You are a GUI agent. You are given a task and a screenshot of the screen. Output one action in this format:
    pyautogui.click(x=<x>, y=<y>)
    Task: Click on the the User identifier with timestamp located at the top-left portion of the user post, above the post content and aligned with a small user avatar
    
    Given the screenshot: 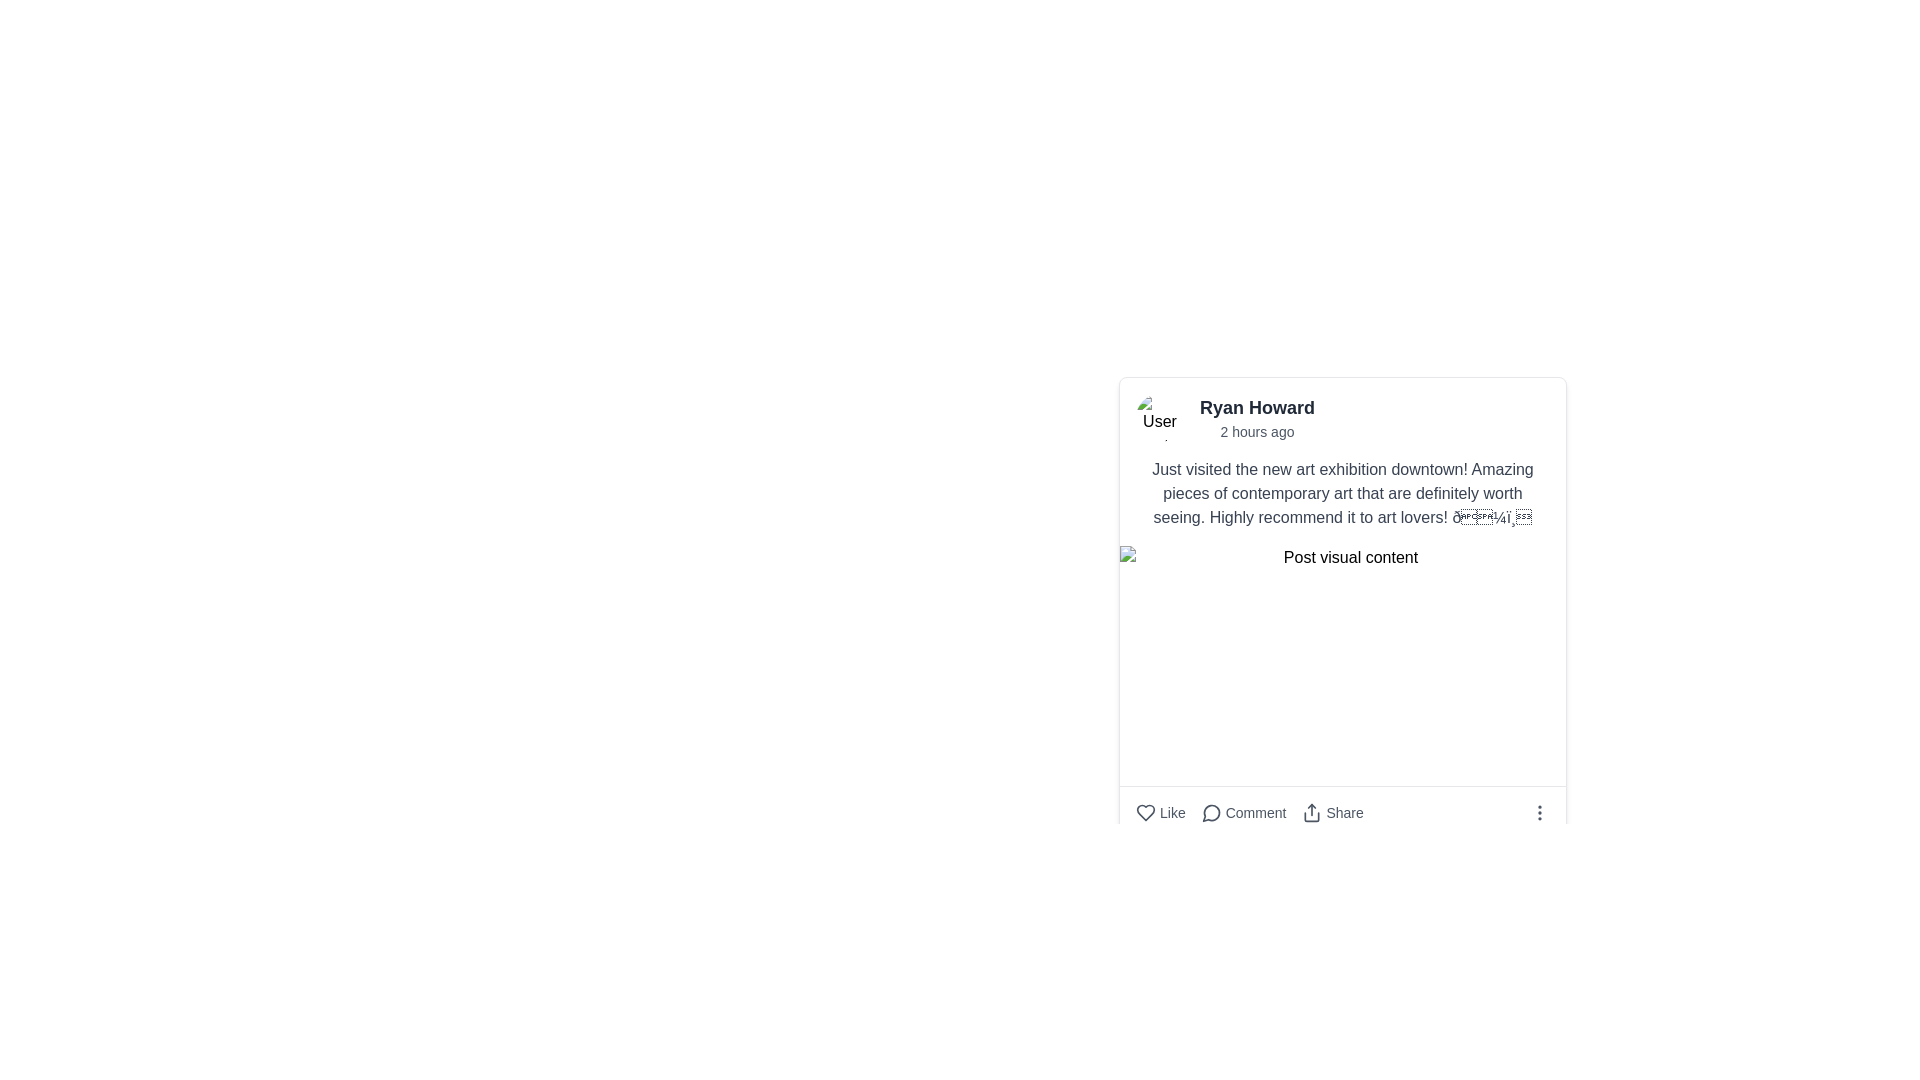 What is the action you would take?
    pyautogui.click(x=1343, y=416)
    